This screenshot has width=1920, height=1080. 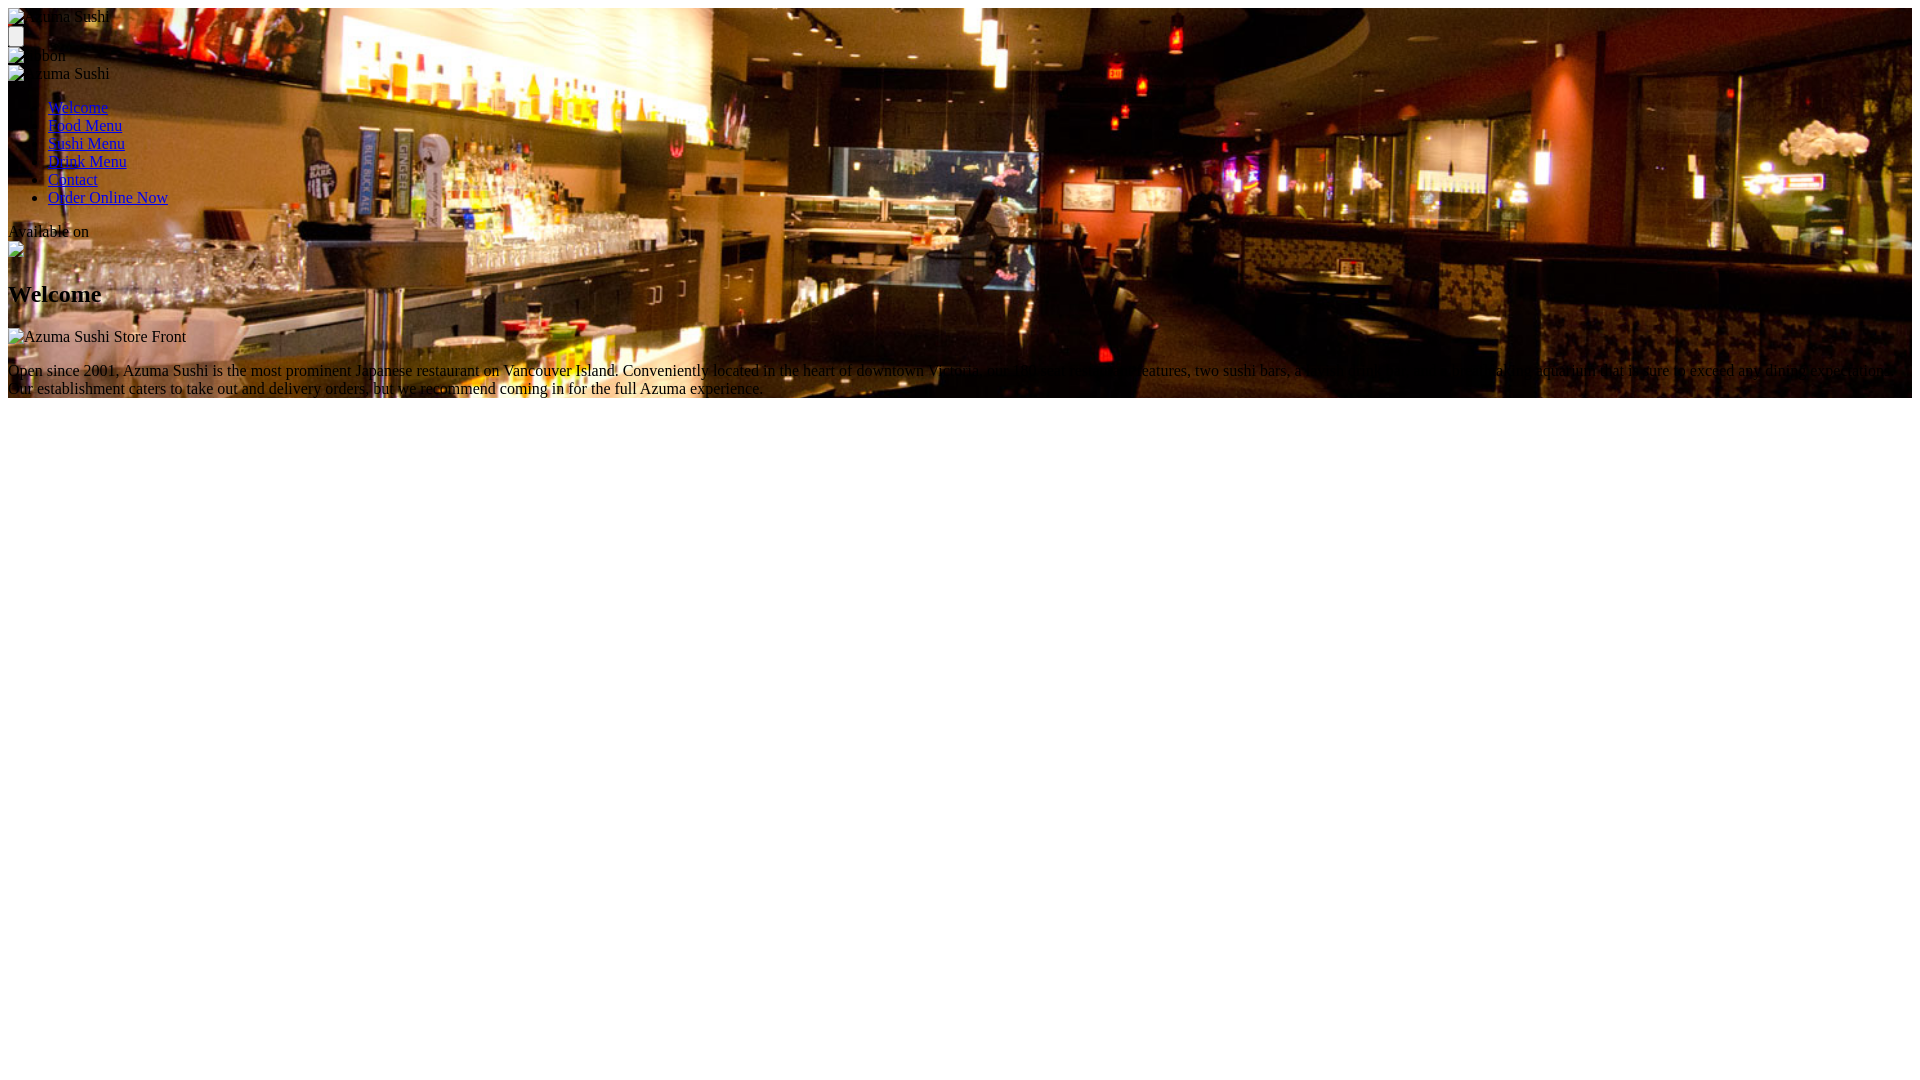 What do you see at coordinates (84, 125) in the screenshot?
I see `'Food Menu'` at bounding box center [84, 125].